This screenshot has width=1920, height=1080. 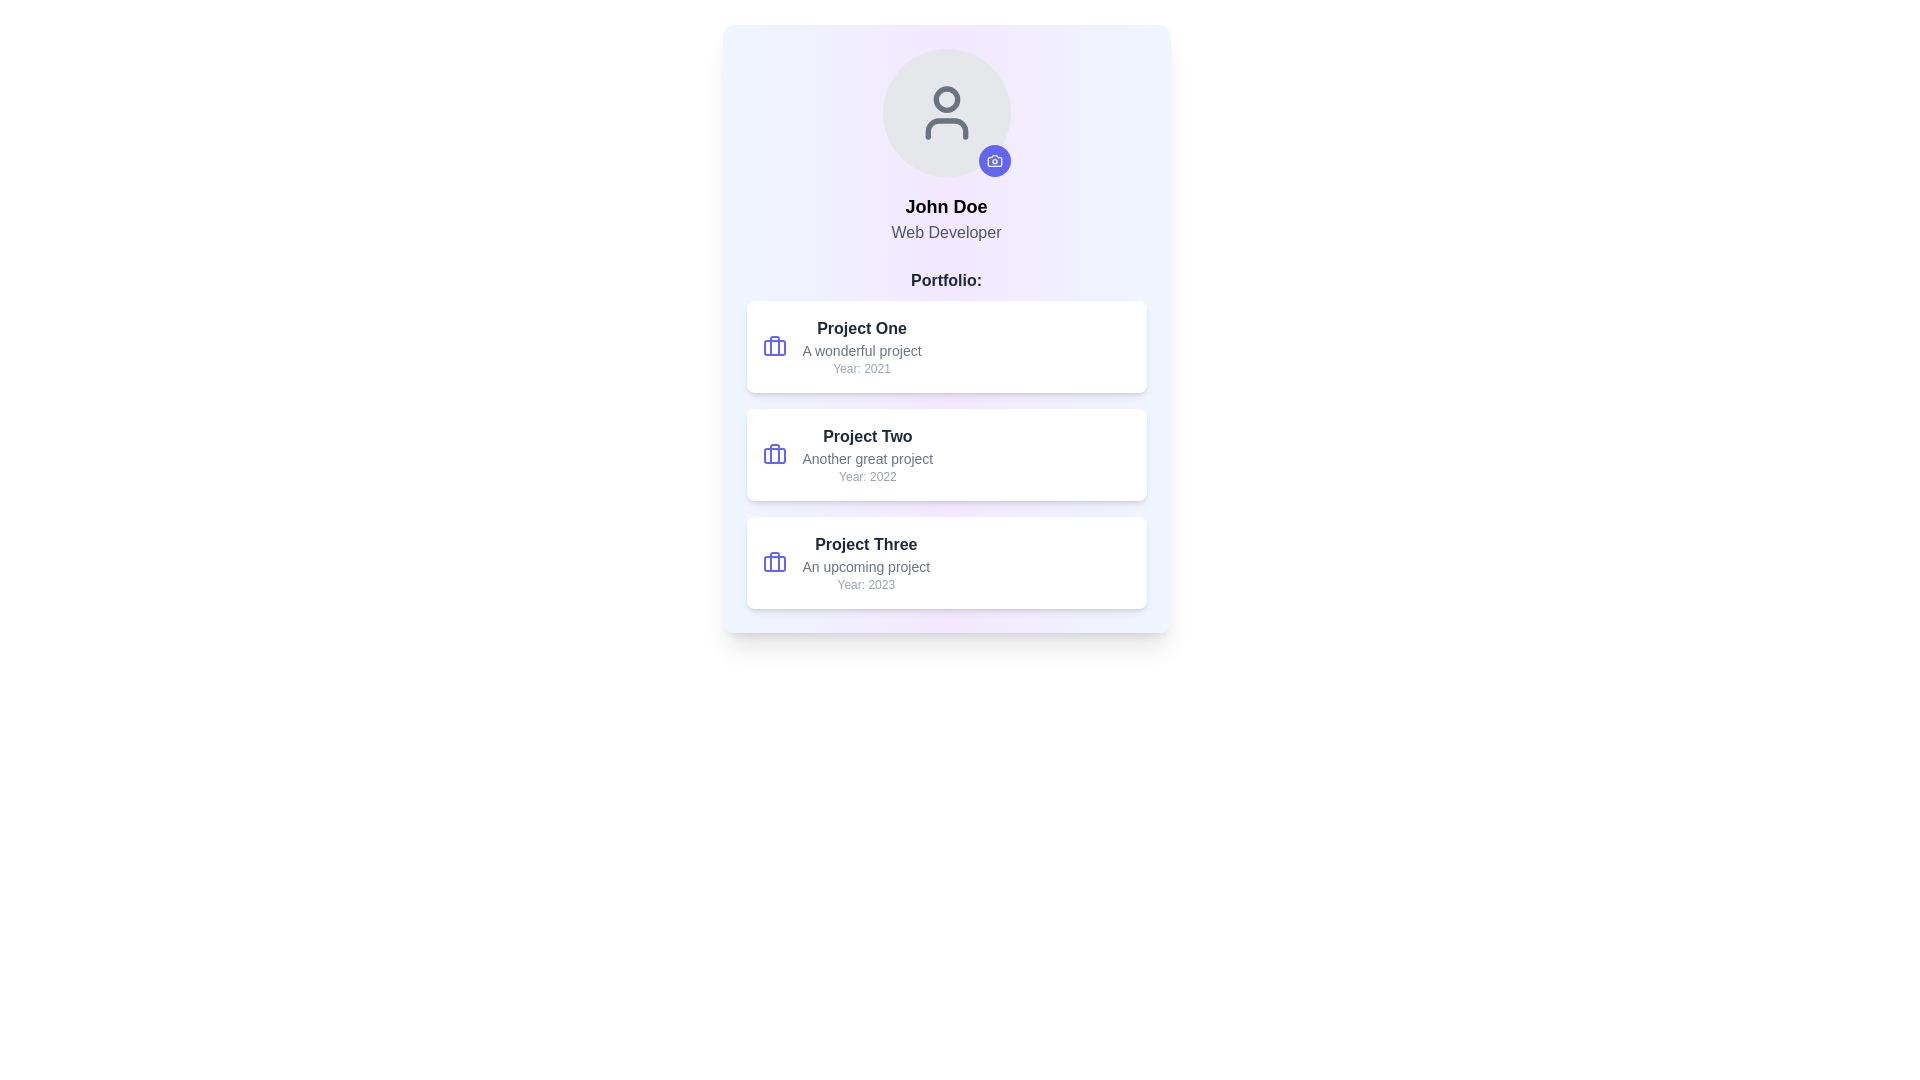 I want to click on the rectangle graphic that represents a briefcase icon, which is located to the left of the text 'Project One', 'Project Two', or 'Project Three', so click(x=773, y=563).